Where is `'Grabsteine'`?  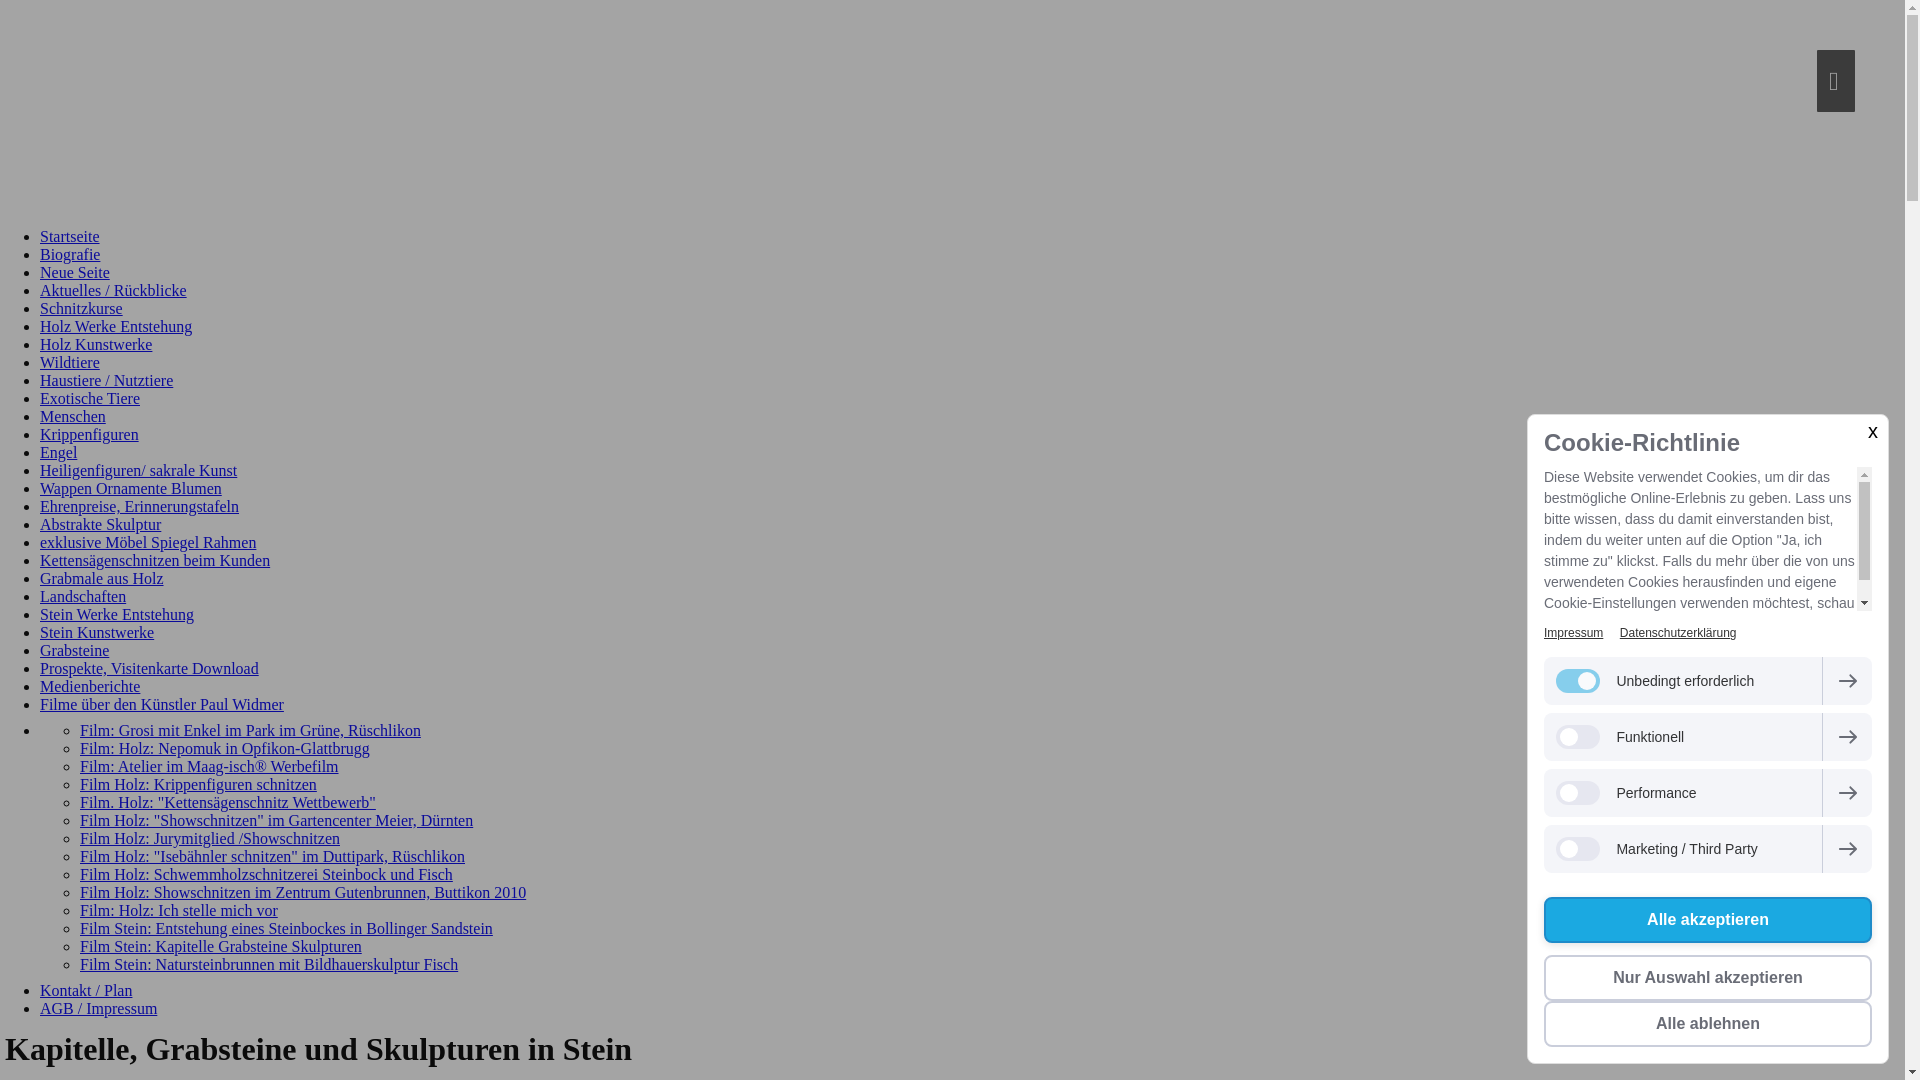
'Grabsteine' is located at coordinates (74, 650).